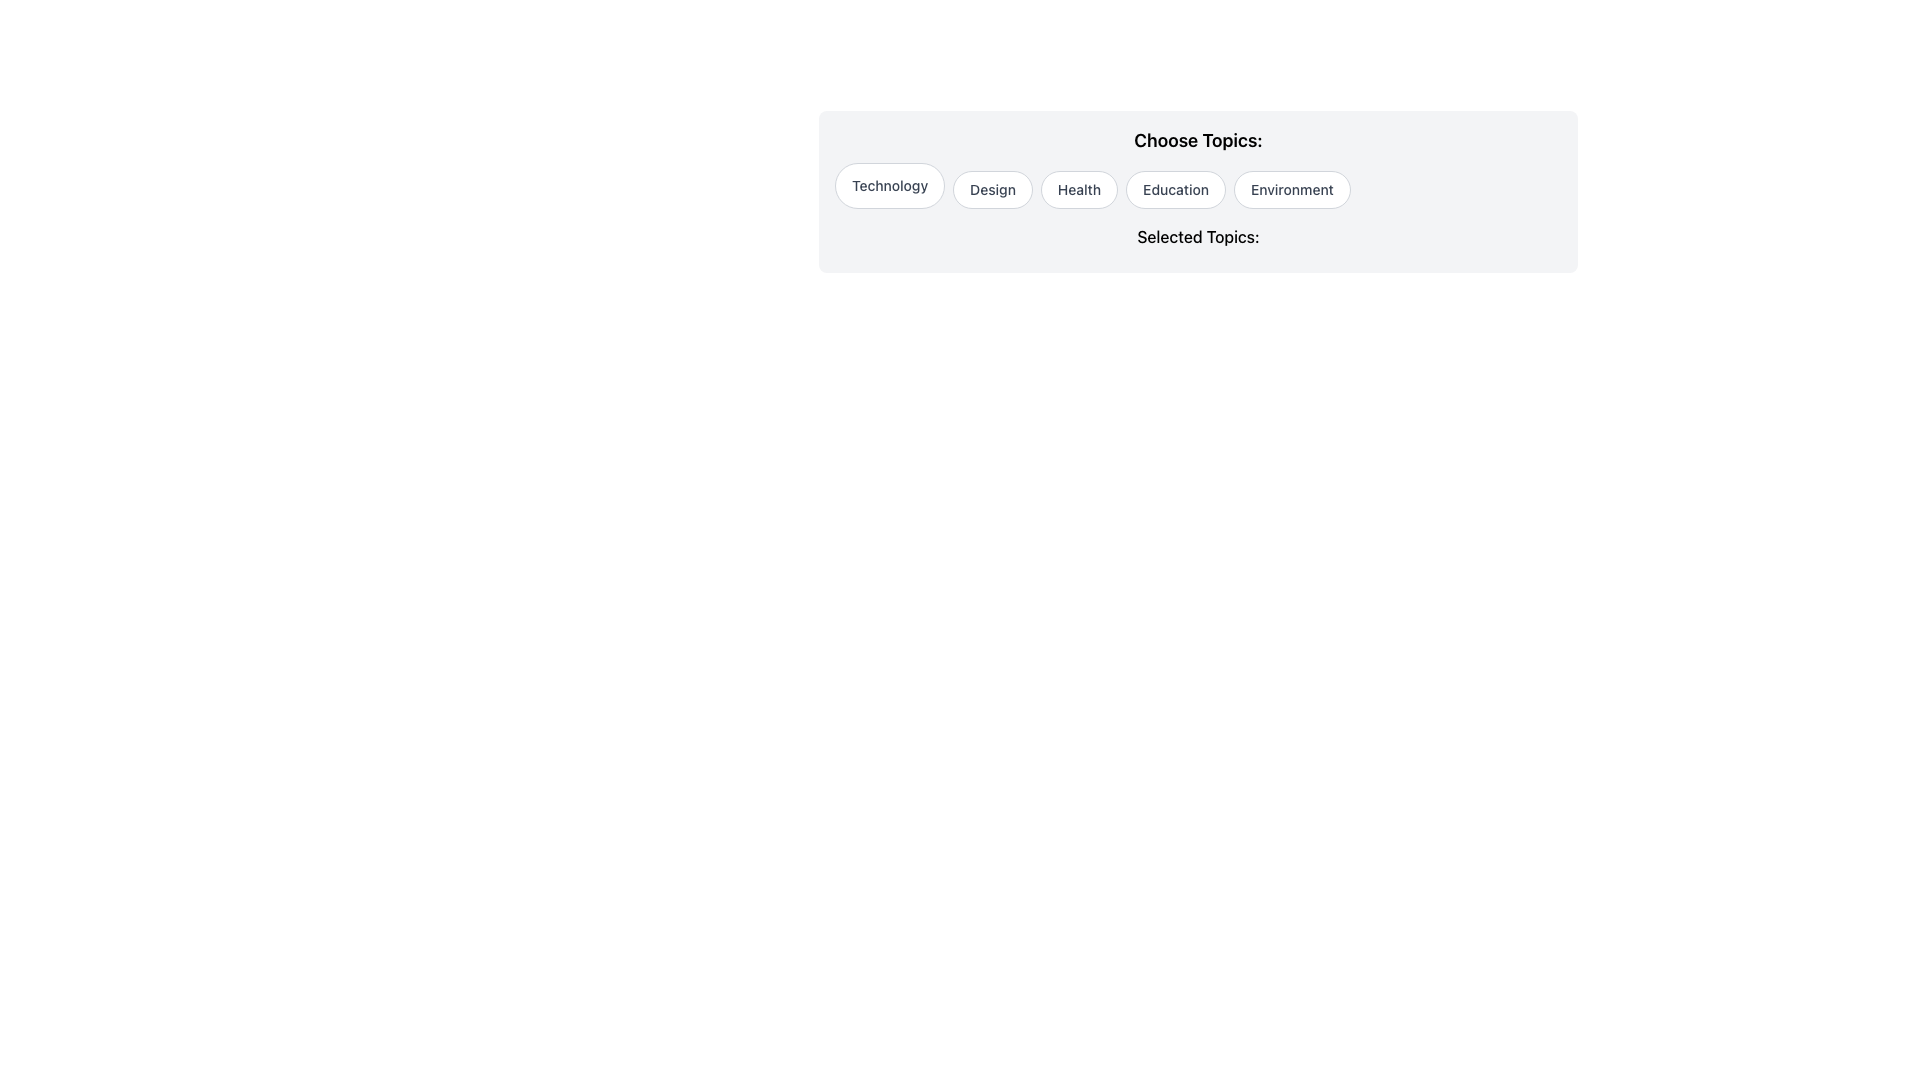 The width and height of the screenshot is (1920, 1080). What do you see at coordinates (1198, 185) in the screenshot?
I see `the pill-shaped button in the horizontal list of topics, which includes options like 'Technology', 'Design', 'Health', 'Education', and 'Environment', located below the 'Choose Topics:' title` at bounding box center [1198, 185].